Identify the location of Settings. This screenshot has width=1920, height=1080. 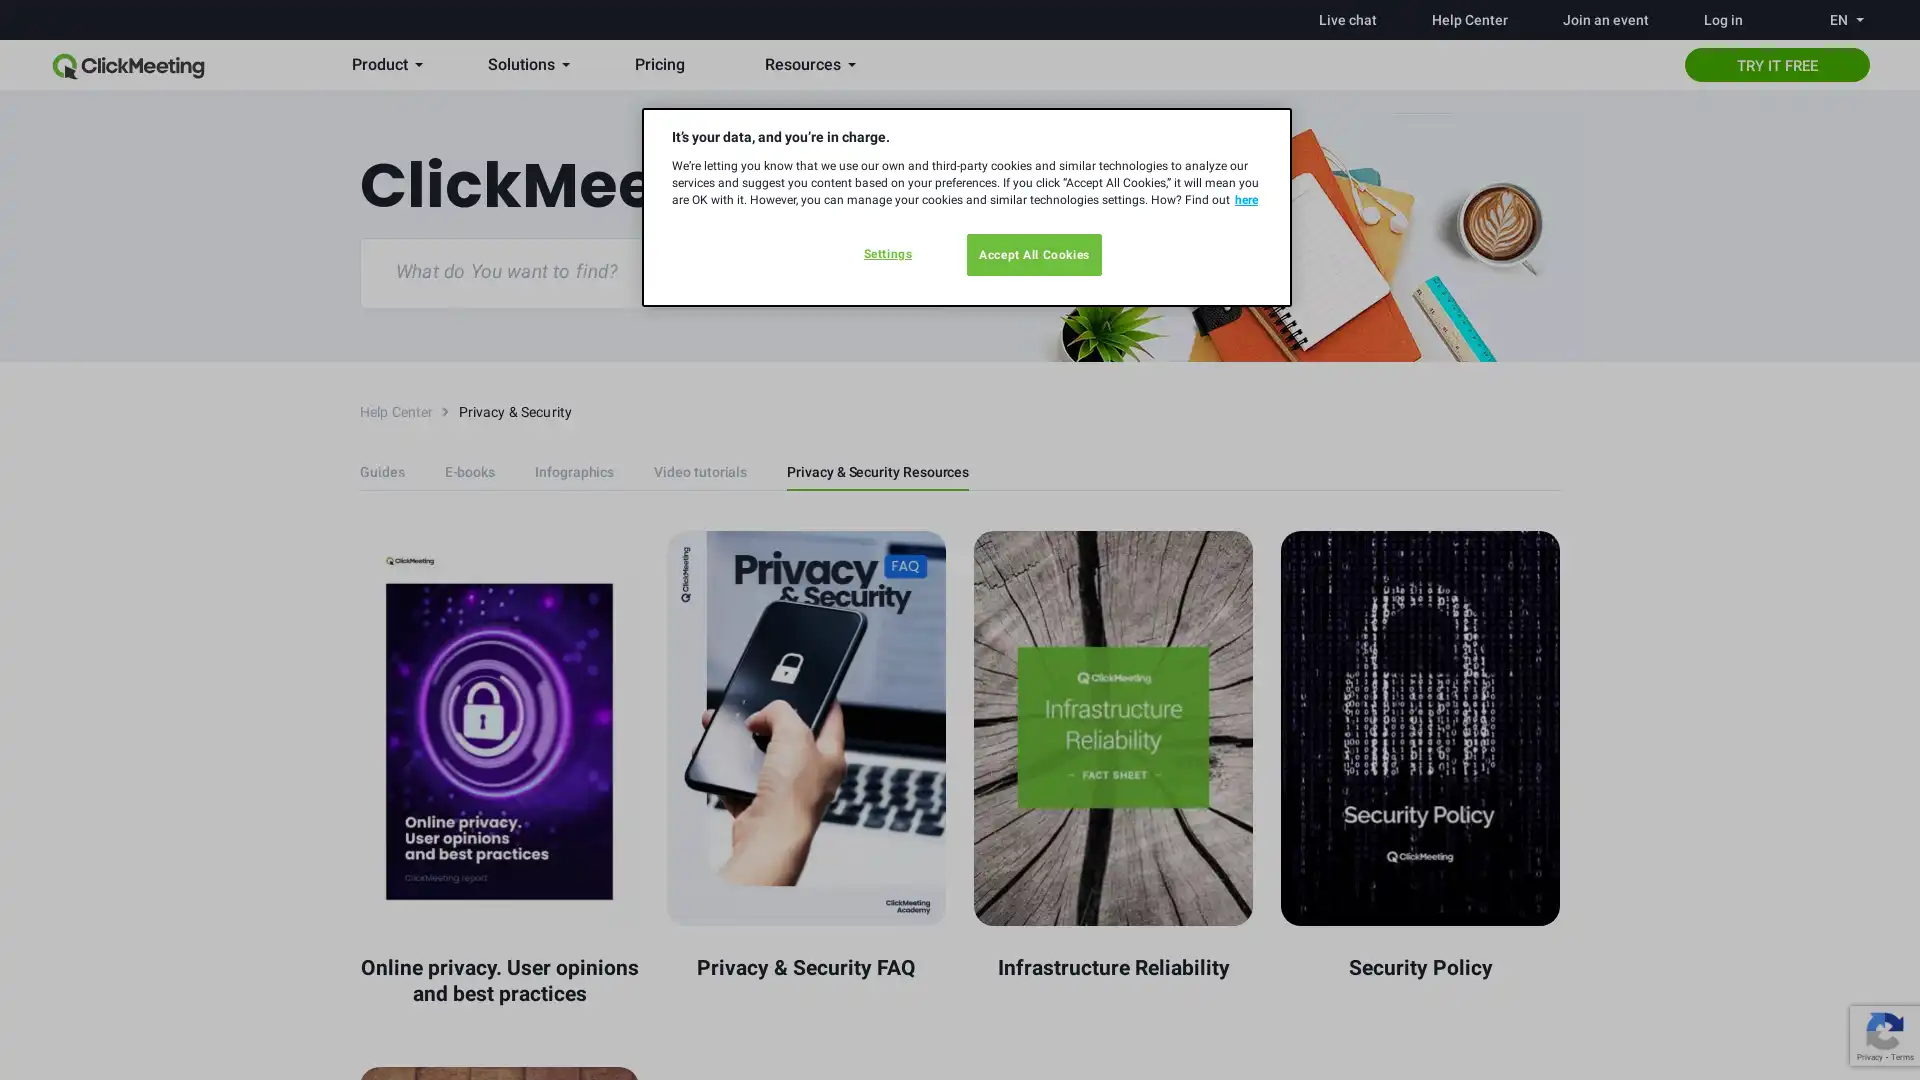
(886, 253).